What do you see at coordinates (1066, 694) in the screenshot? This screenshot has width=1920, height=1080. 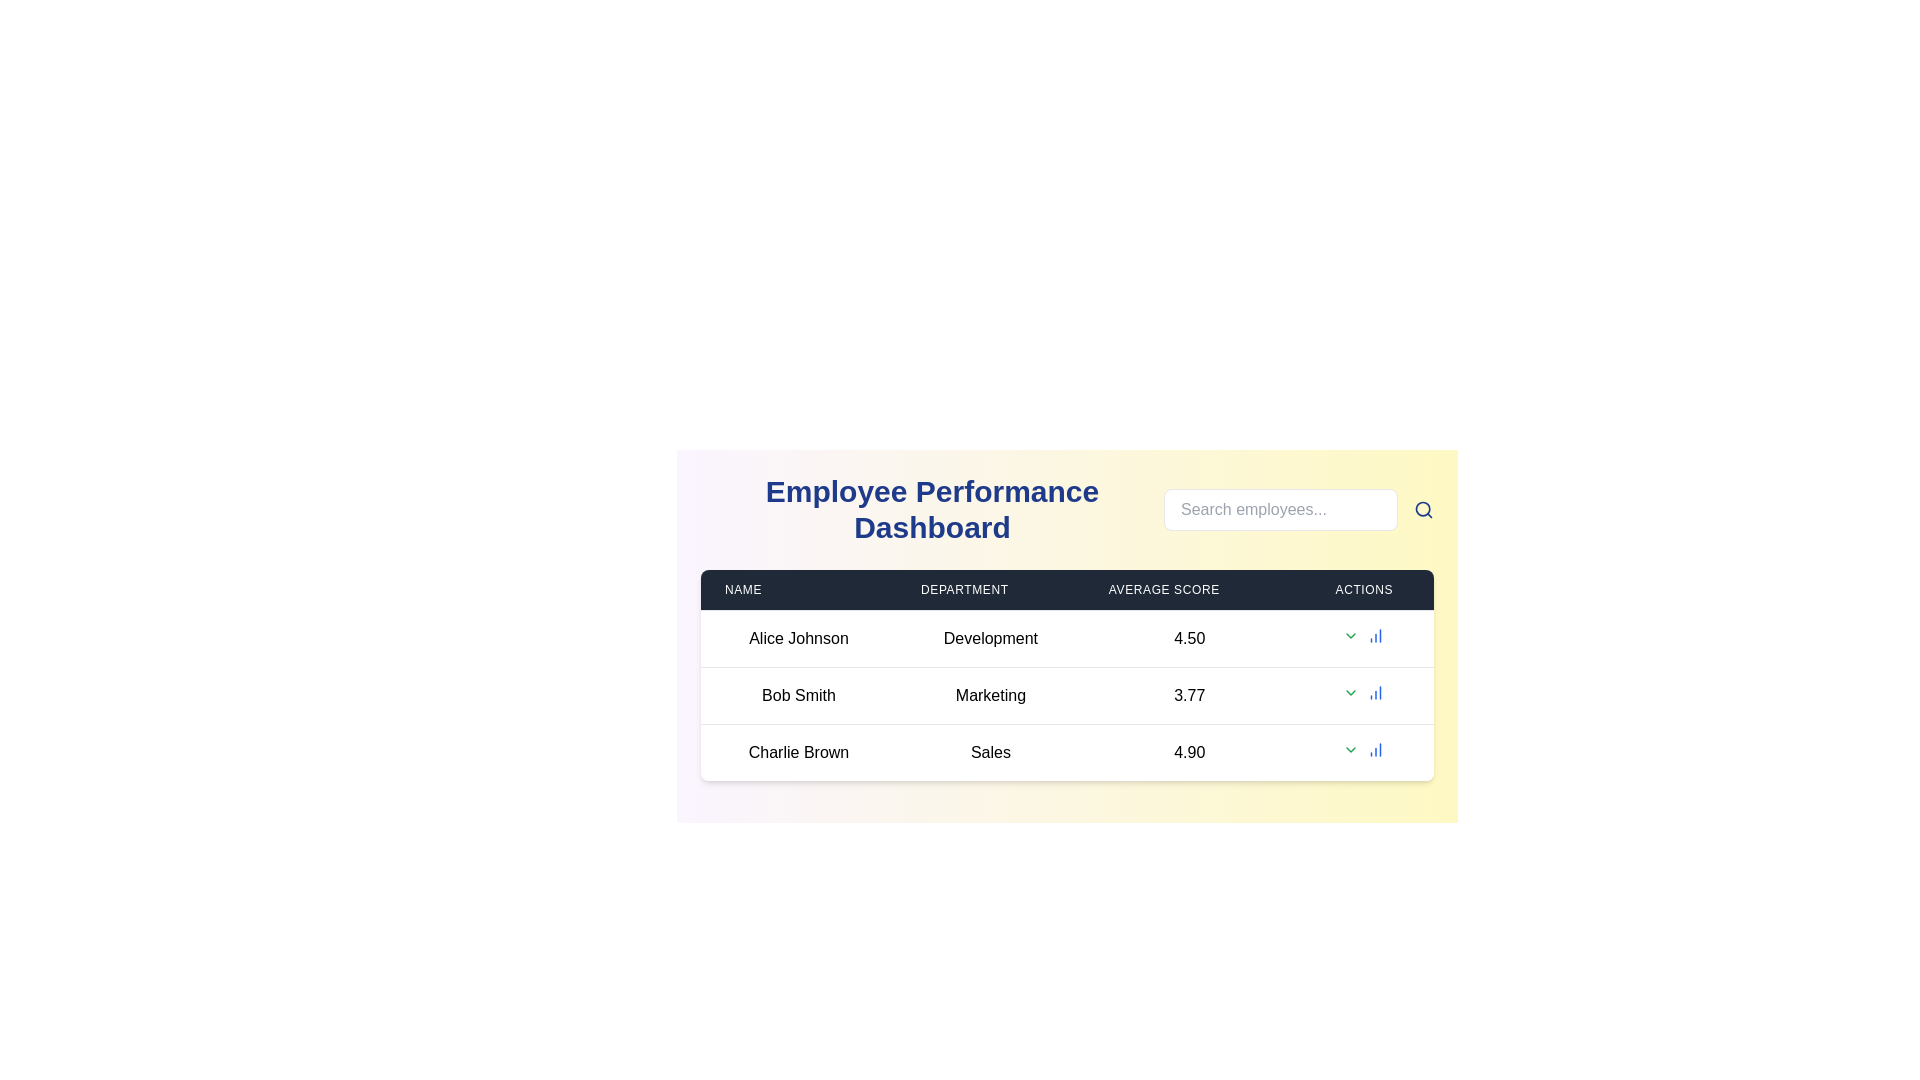 I see `the second row of the employee table containing 'Bob Smith', 'Marketing', and '3.77'` at bounding box center [1066, 694].